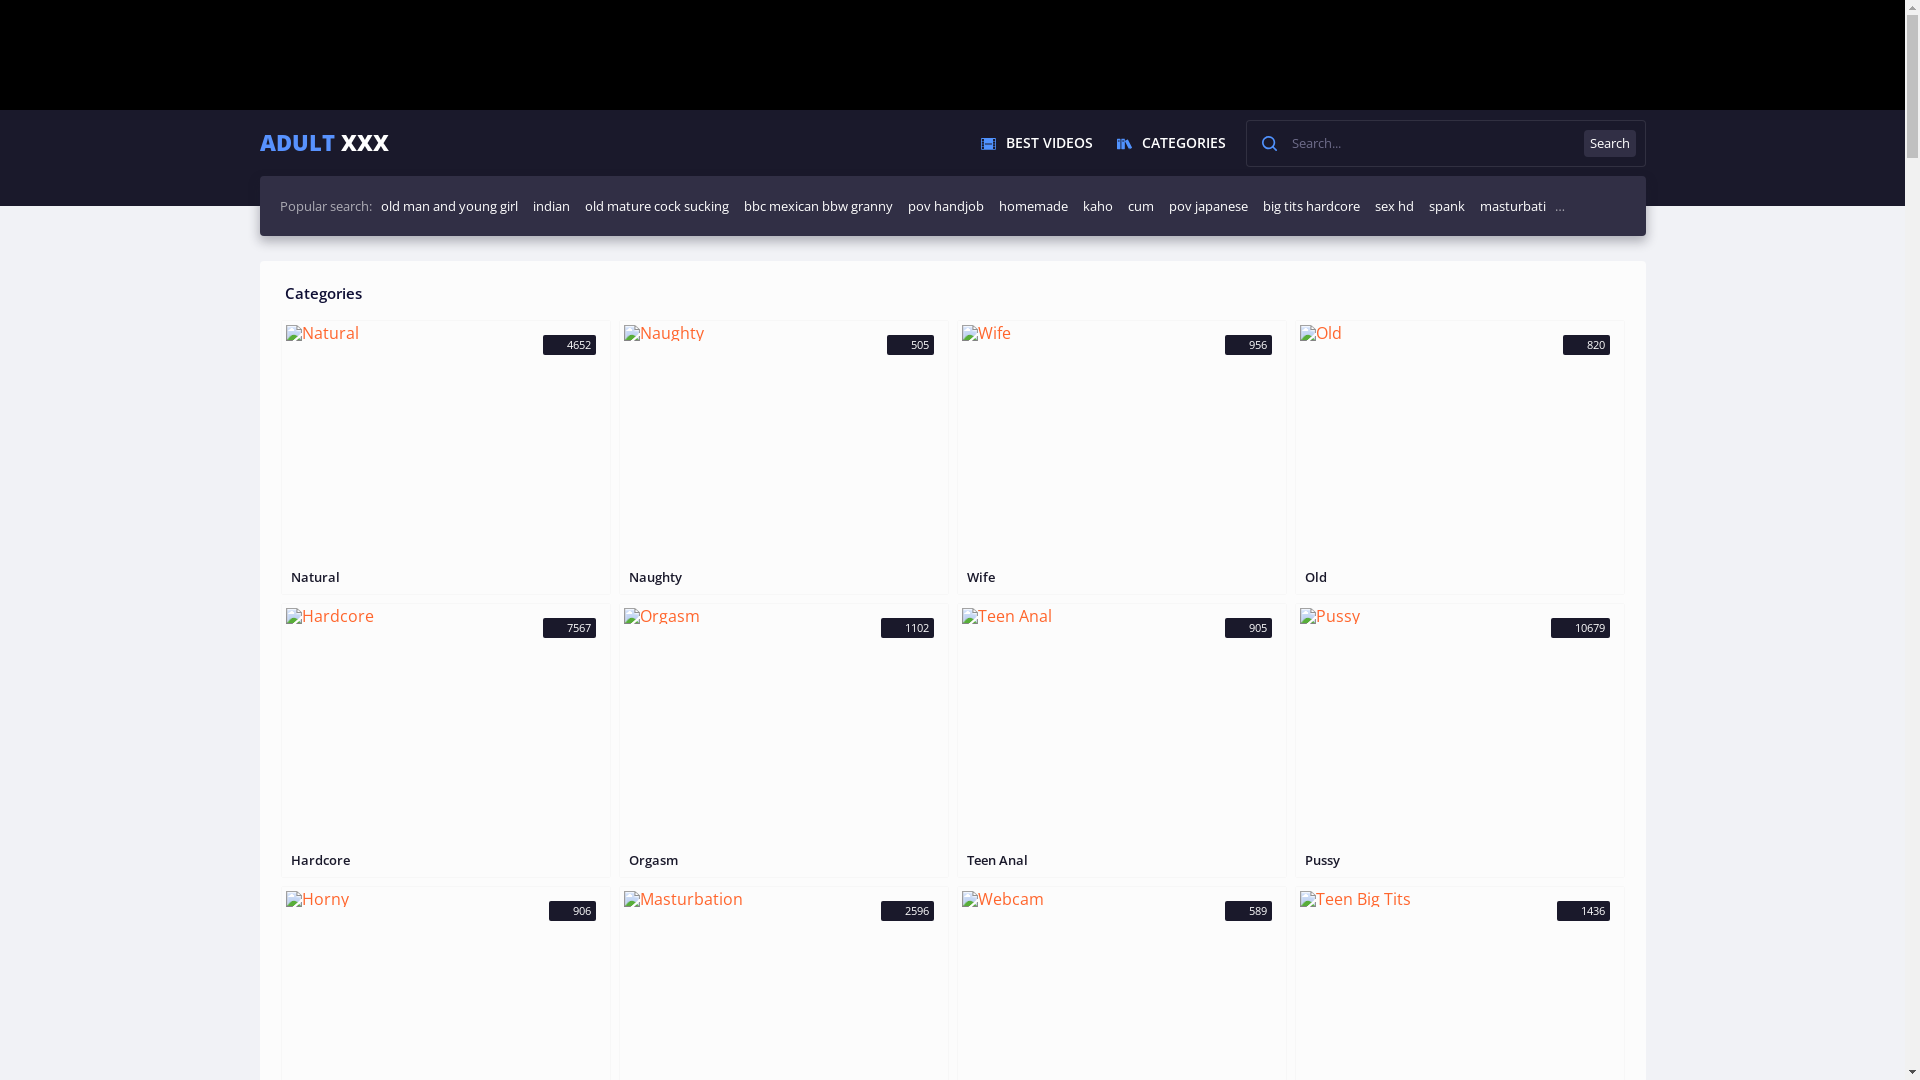 This screenshot has height=1080, width=1920. Describe the element at coordinates (583, 205) in the screenshot. I see `'old mature cock sucking'` at that location.